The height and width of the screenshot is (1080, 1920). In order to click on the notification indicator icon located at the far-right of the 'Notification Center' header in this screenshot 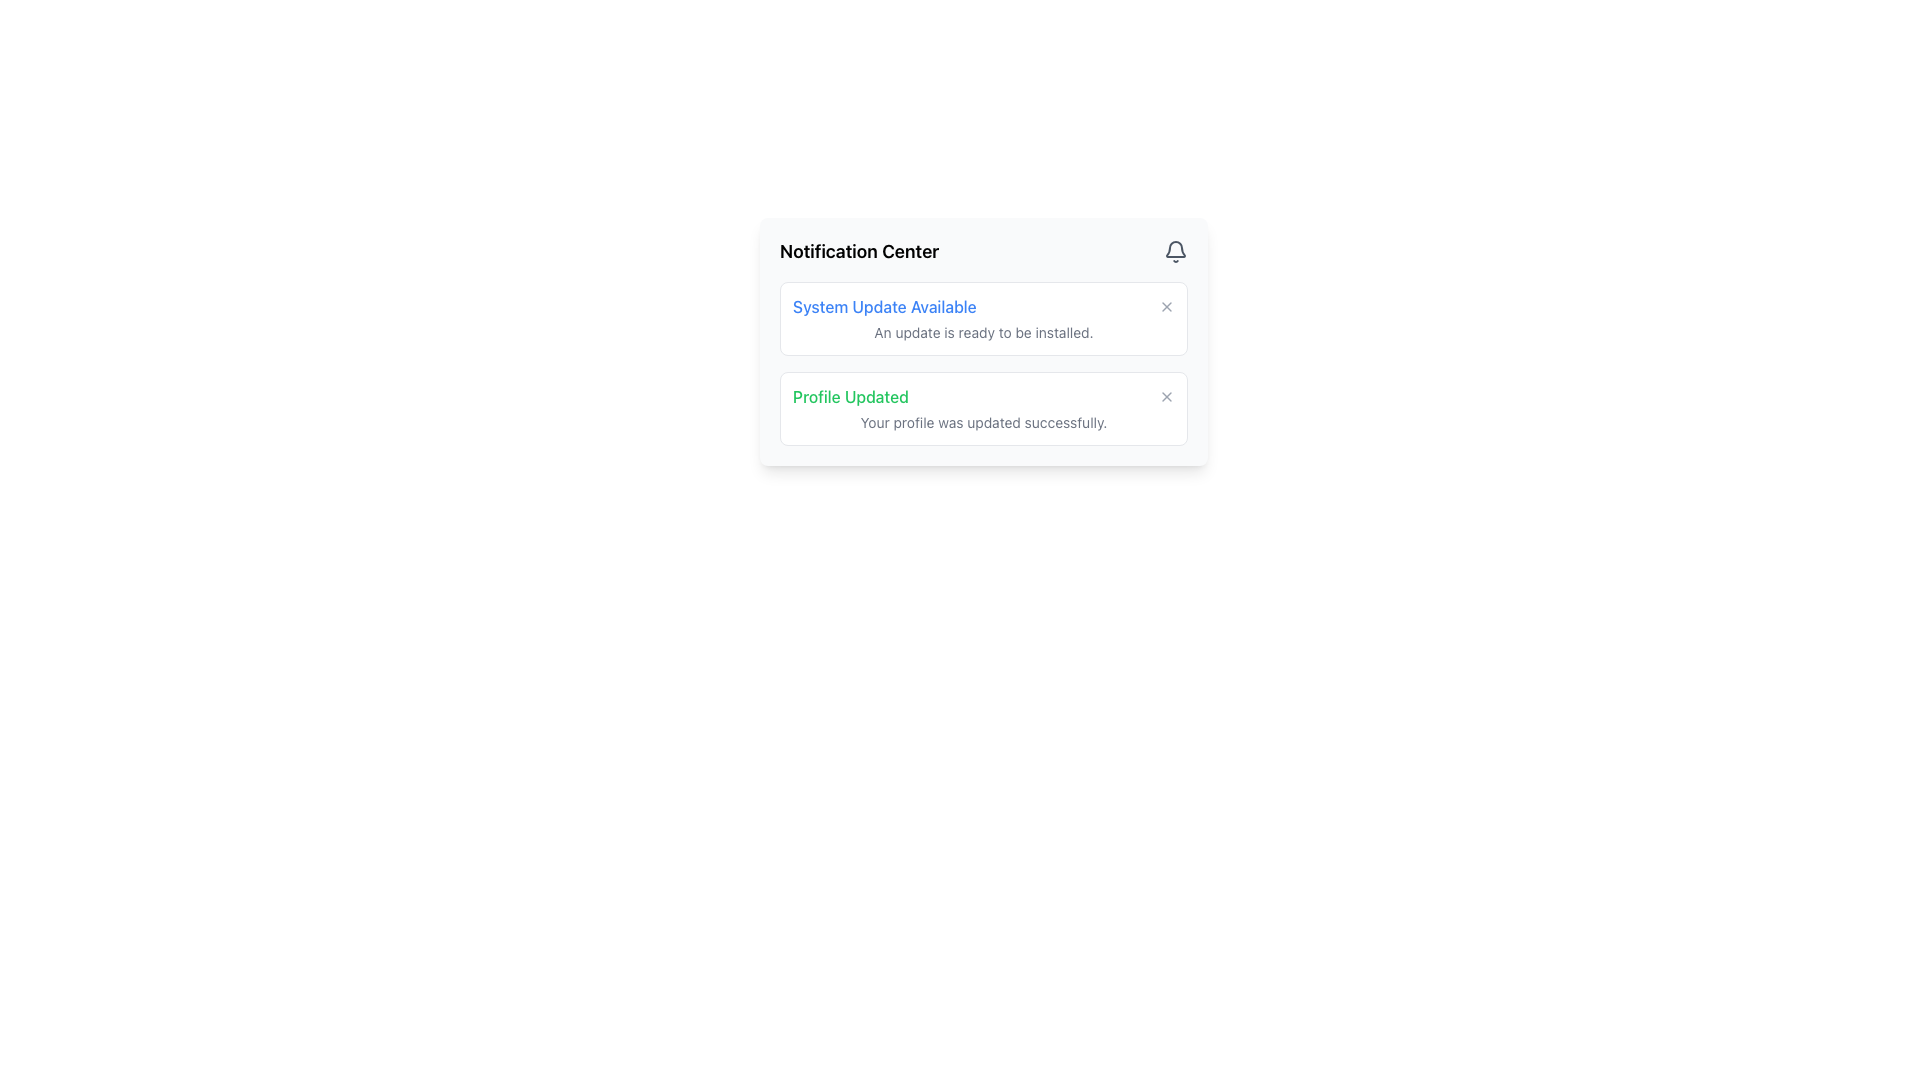, I will do `click(1176, 250)`.